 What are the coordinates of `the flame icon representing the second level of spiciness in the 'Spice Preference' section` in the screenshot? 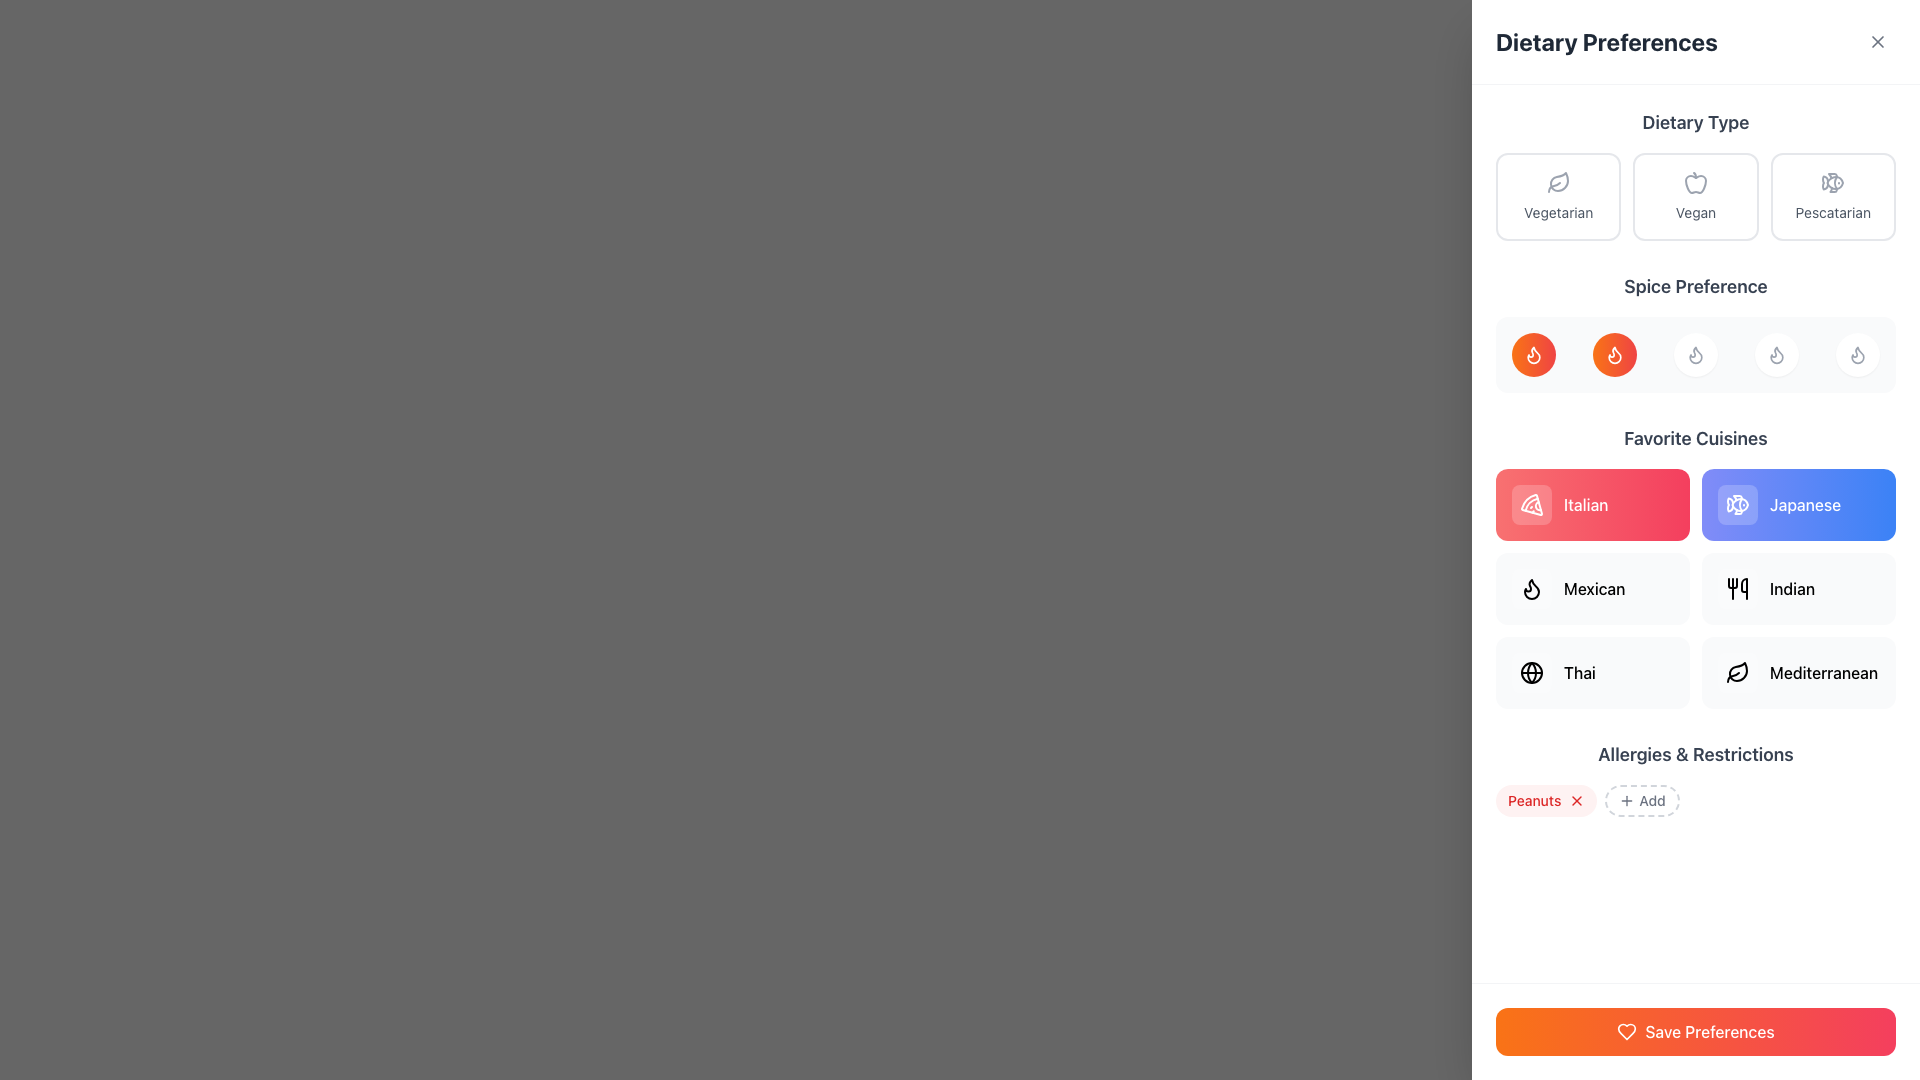 It's located at (1530, 588).